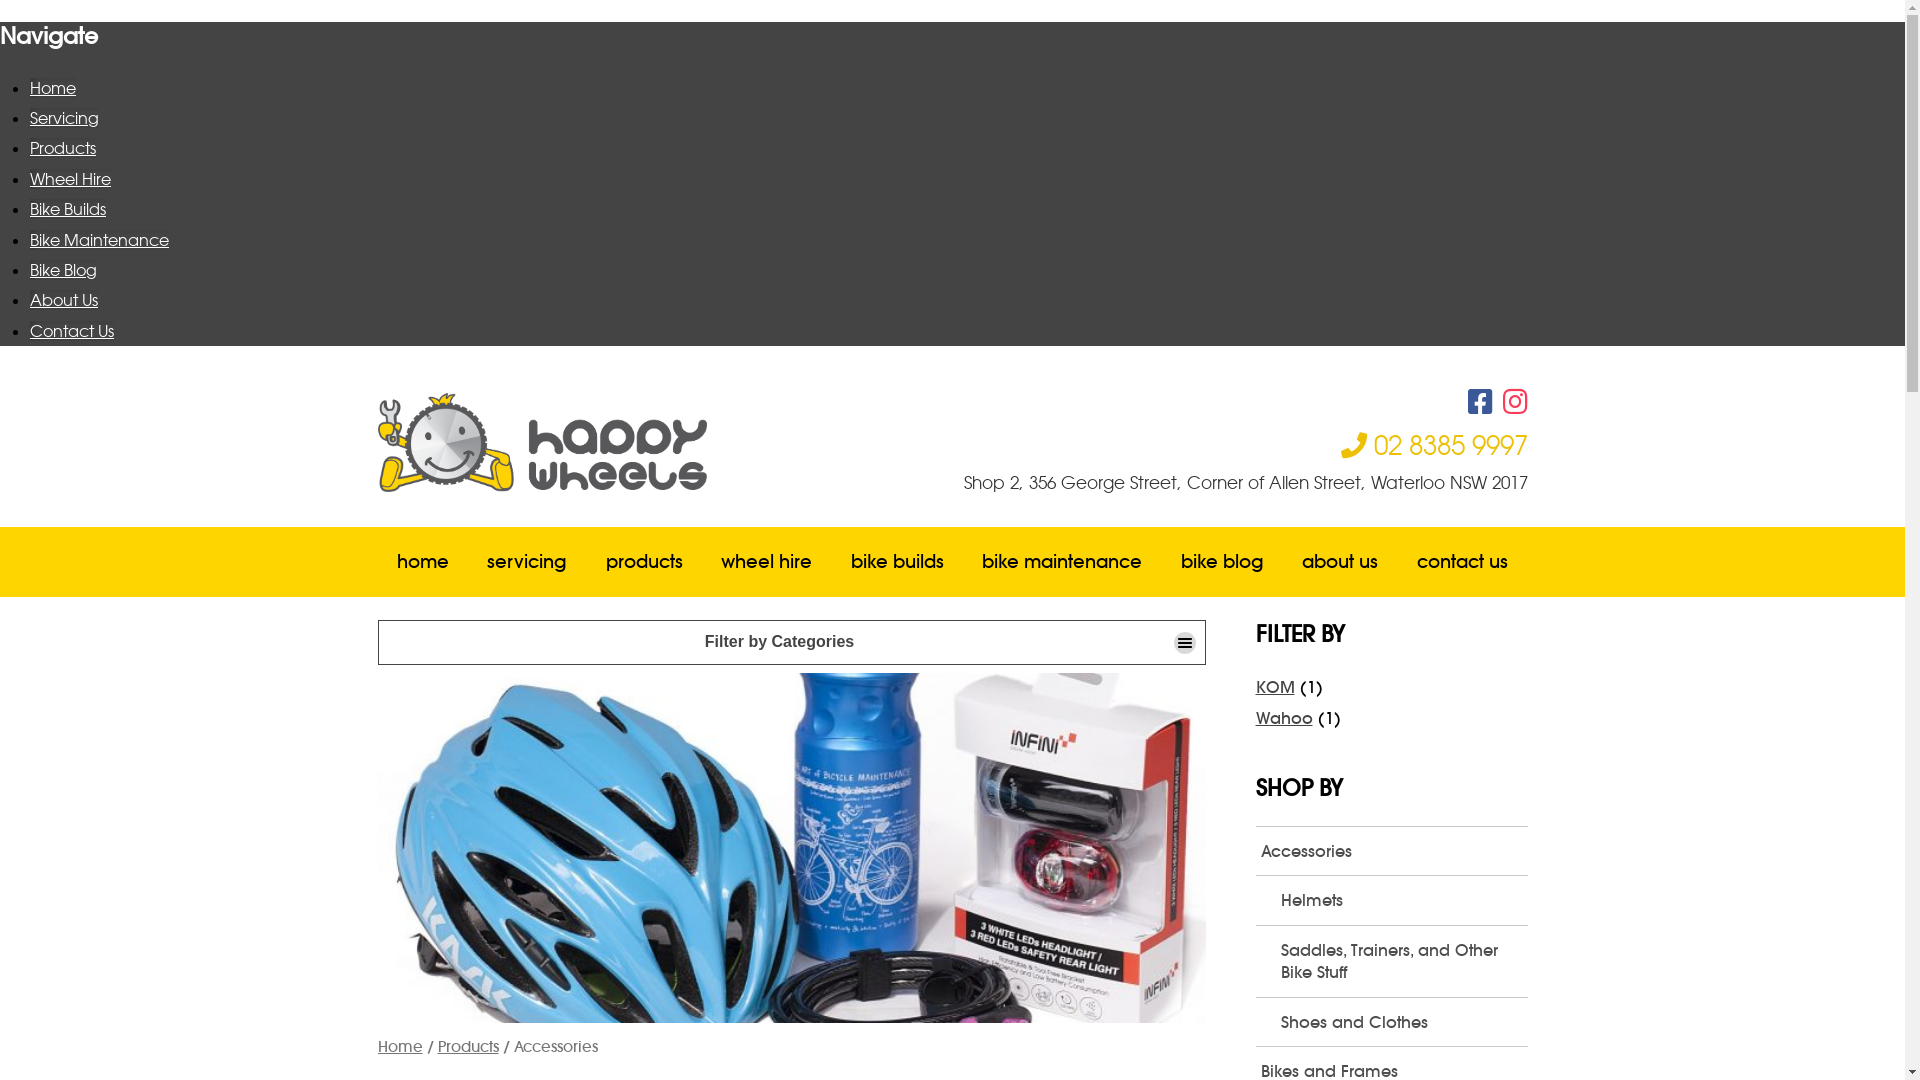  I want to click on 'Bike Blog', so click(63, 270).